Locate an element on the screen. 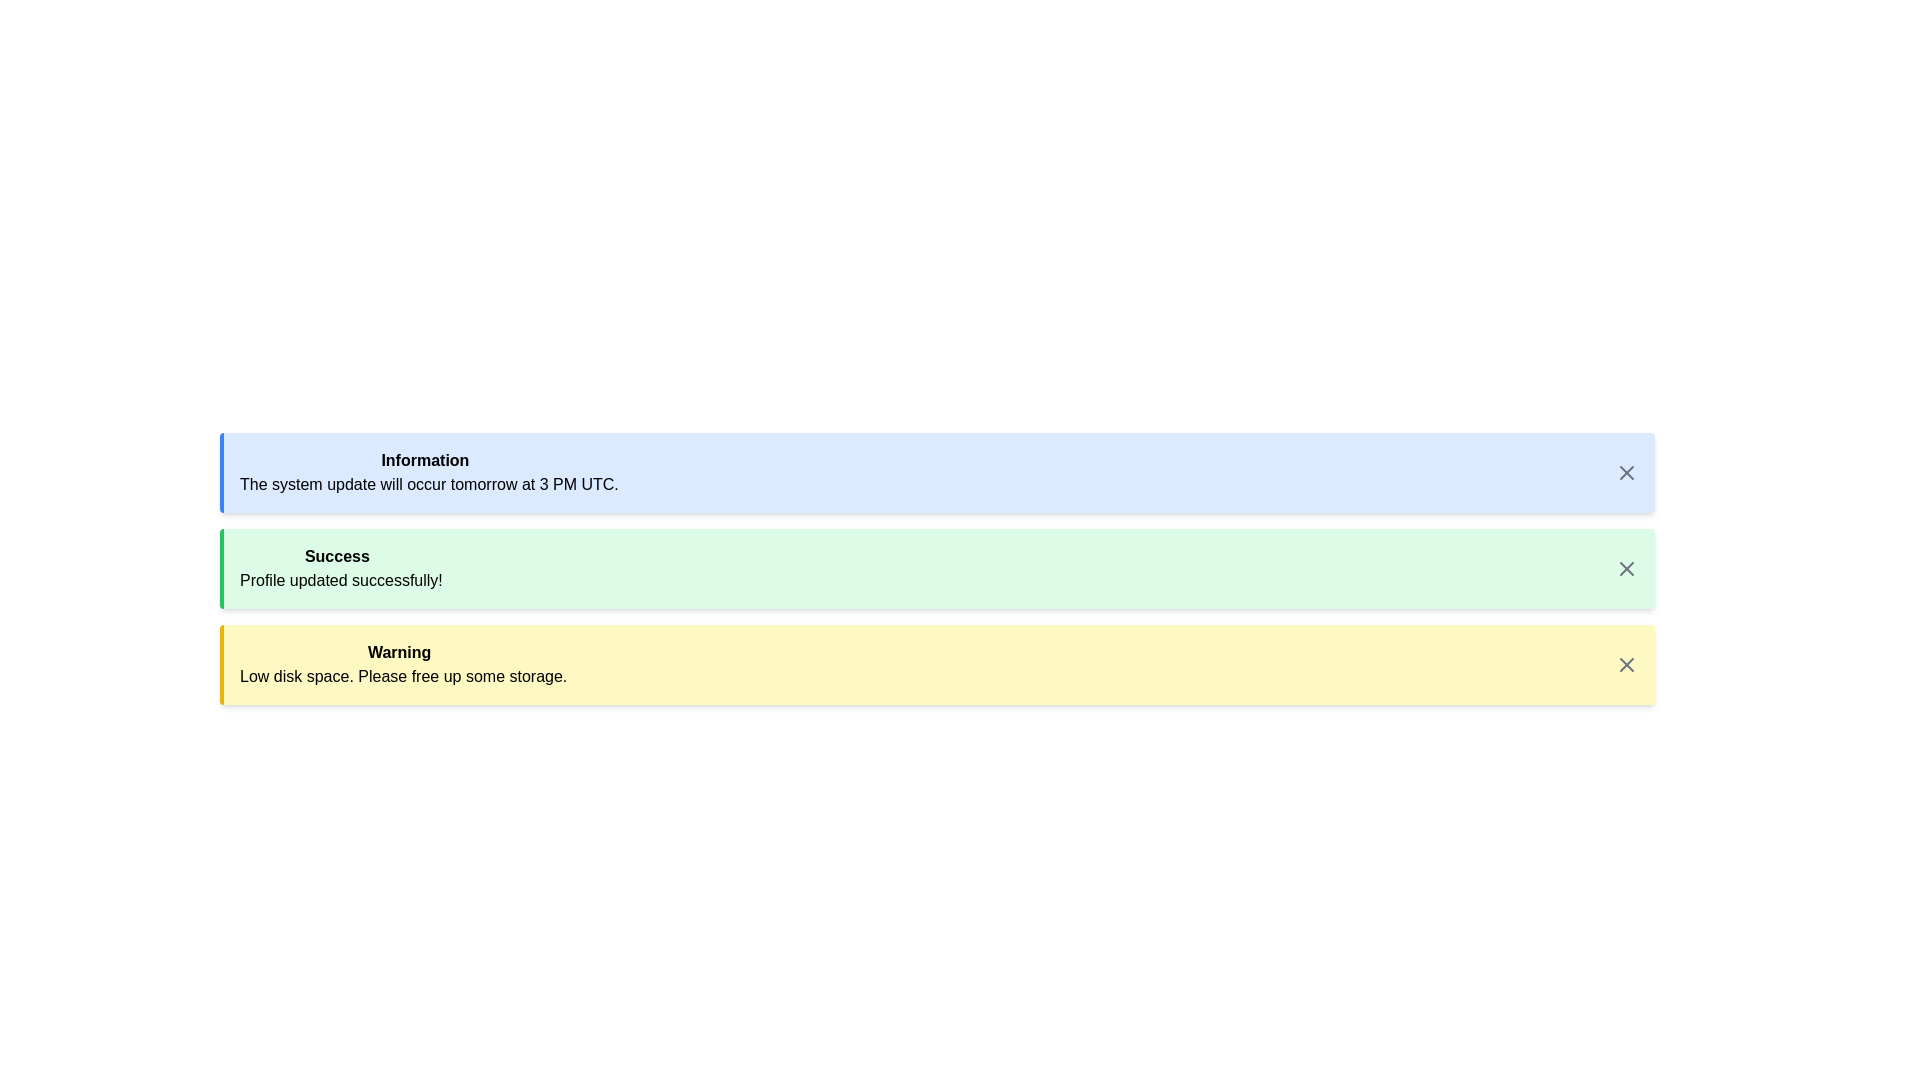 The height and width of the screenshot is (1080, 1920). the text label that reads 'Profile updated successfully!' located in the lower portion of the green alert box titled 'Success' is located at coordinates (341, 581).